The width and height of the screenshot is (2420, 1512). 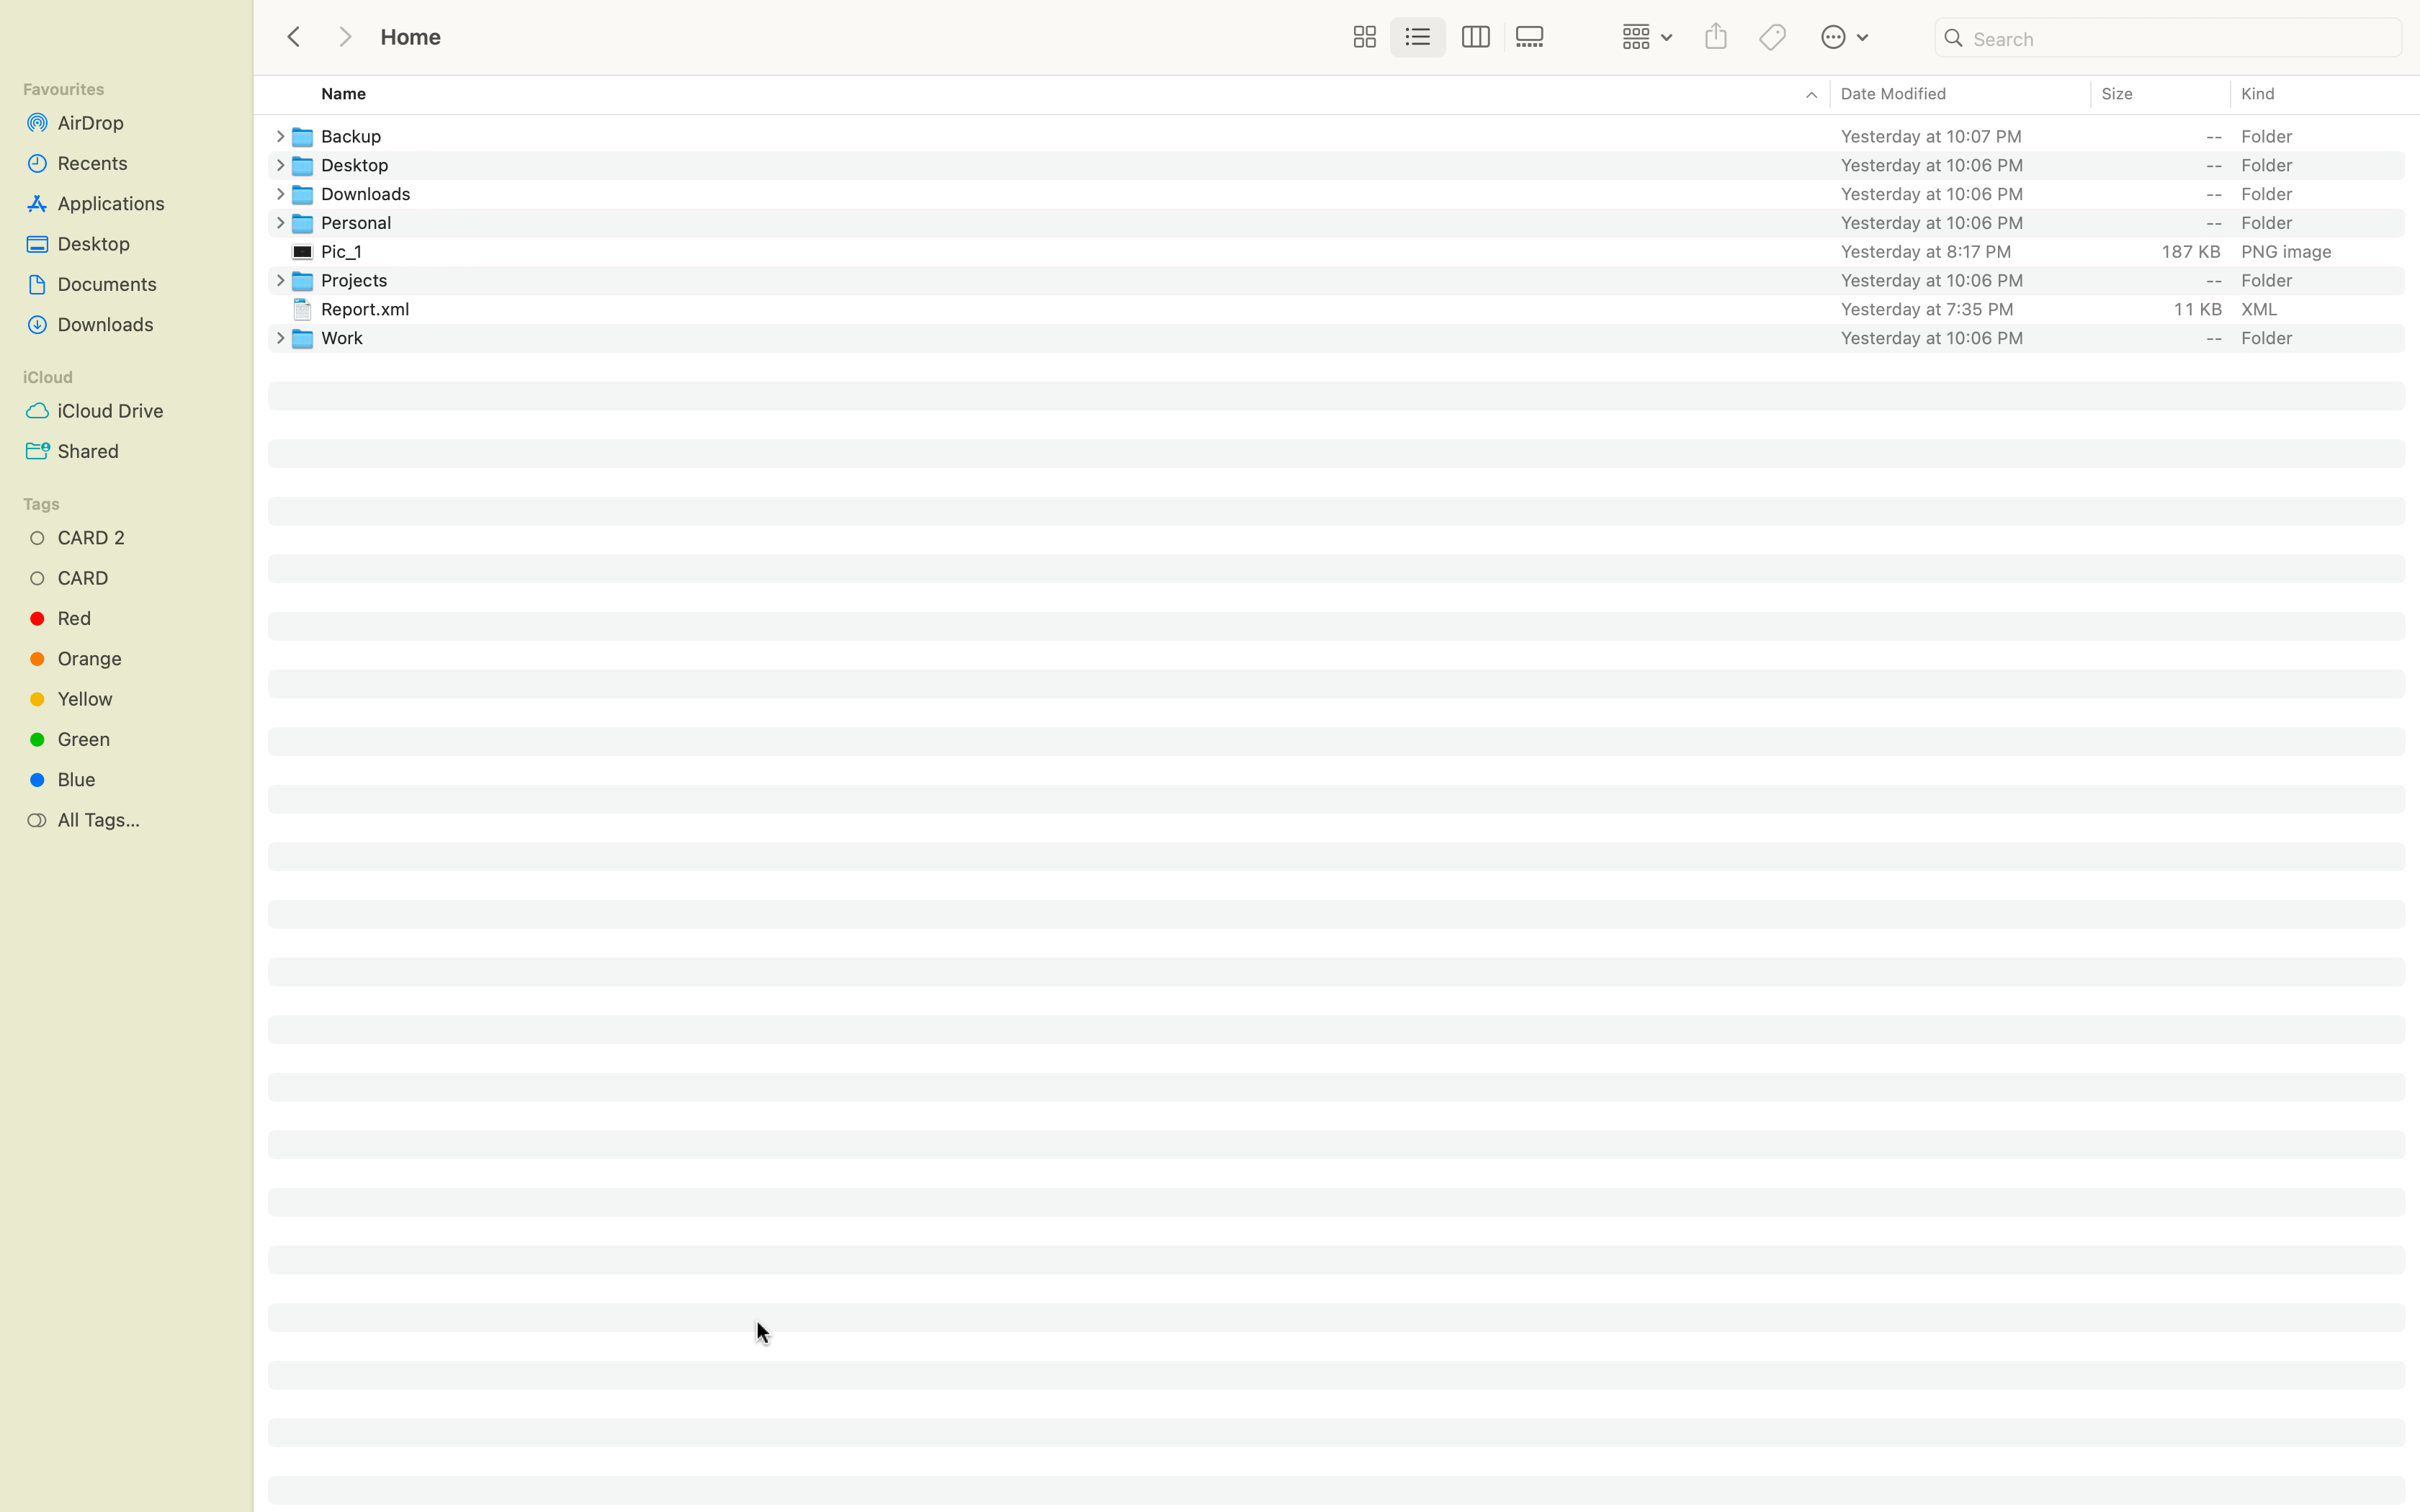 What do you see at coordinates (275, 194) in the screenshot?
I see `Expand the Downloads folder to see content inside it` at bounding box center [275, 194].